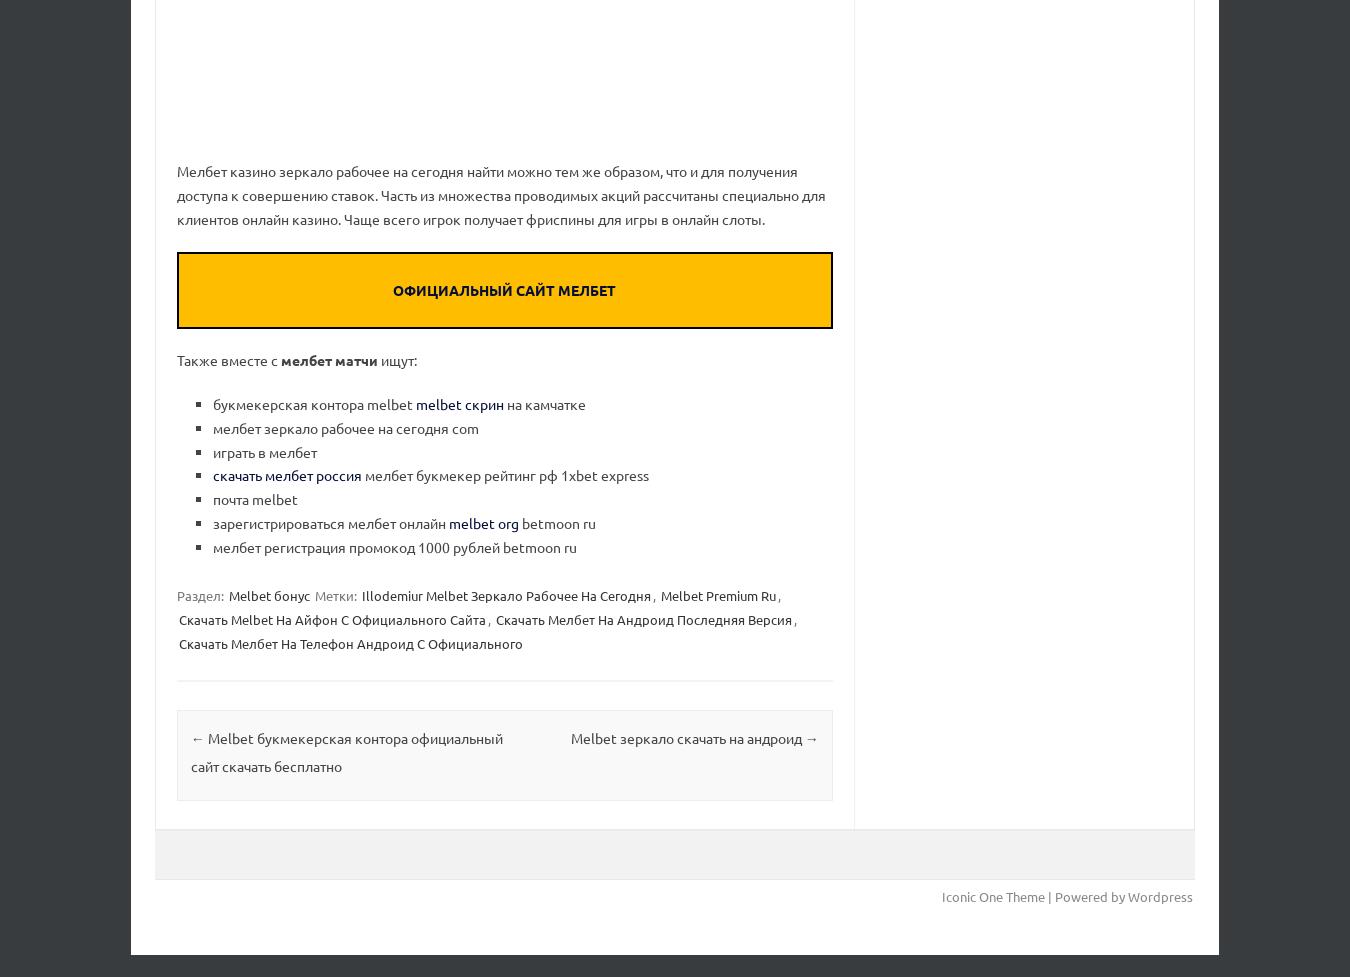 The height and width of the screenshot is (977, 1350). I want to click on 'Скачать Melbet На Айфон С Официального Сайта', so click(330, 617).